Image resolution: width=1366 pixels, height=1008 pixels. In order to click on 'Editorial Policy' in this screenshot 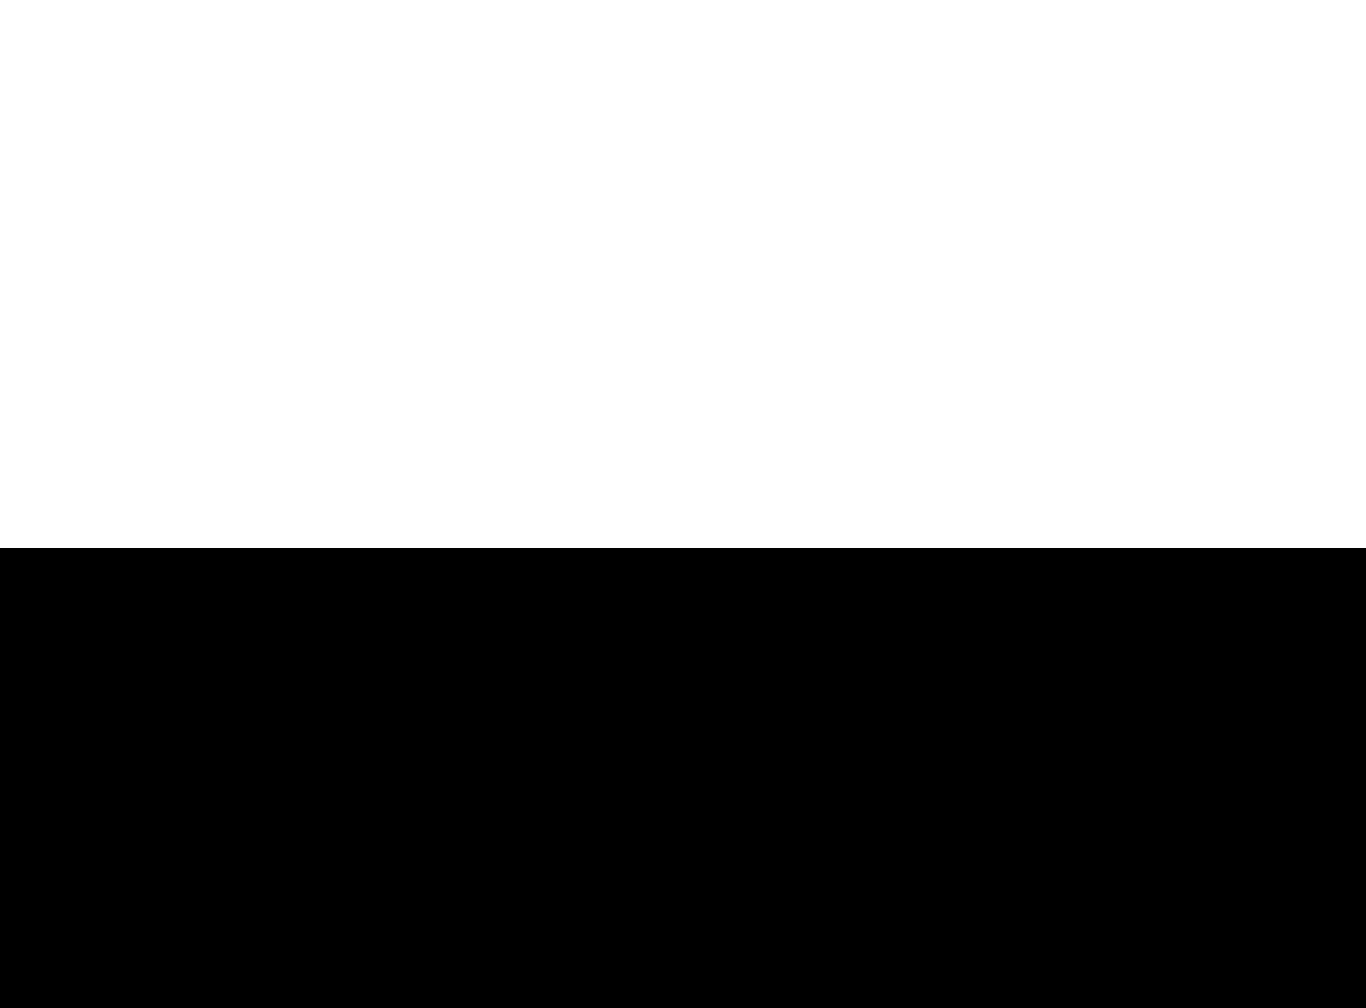, I will do `click(1046, 784)`.